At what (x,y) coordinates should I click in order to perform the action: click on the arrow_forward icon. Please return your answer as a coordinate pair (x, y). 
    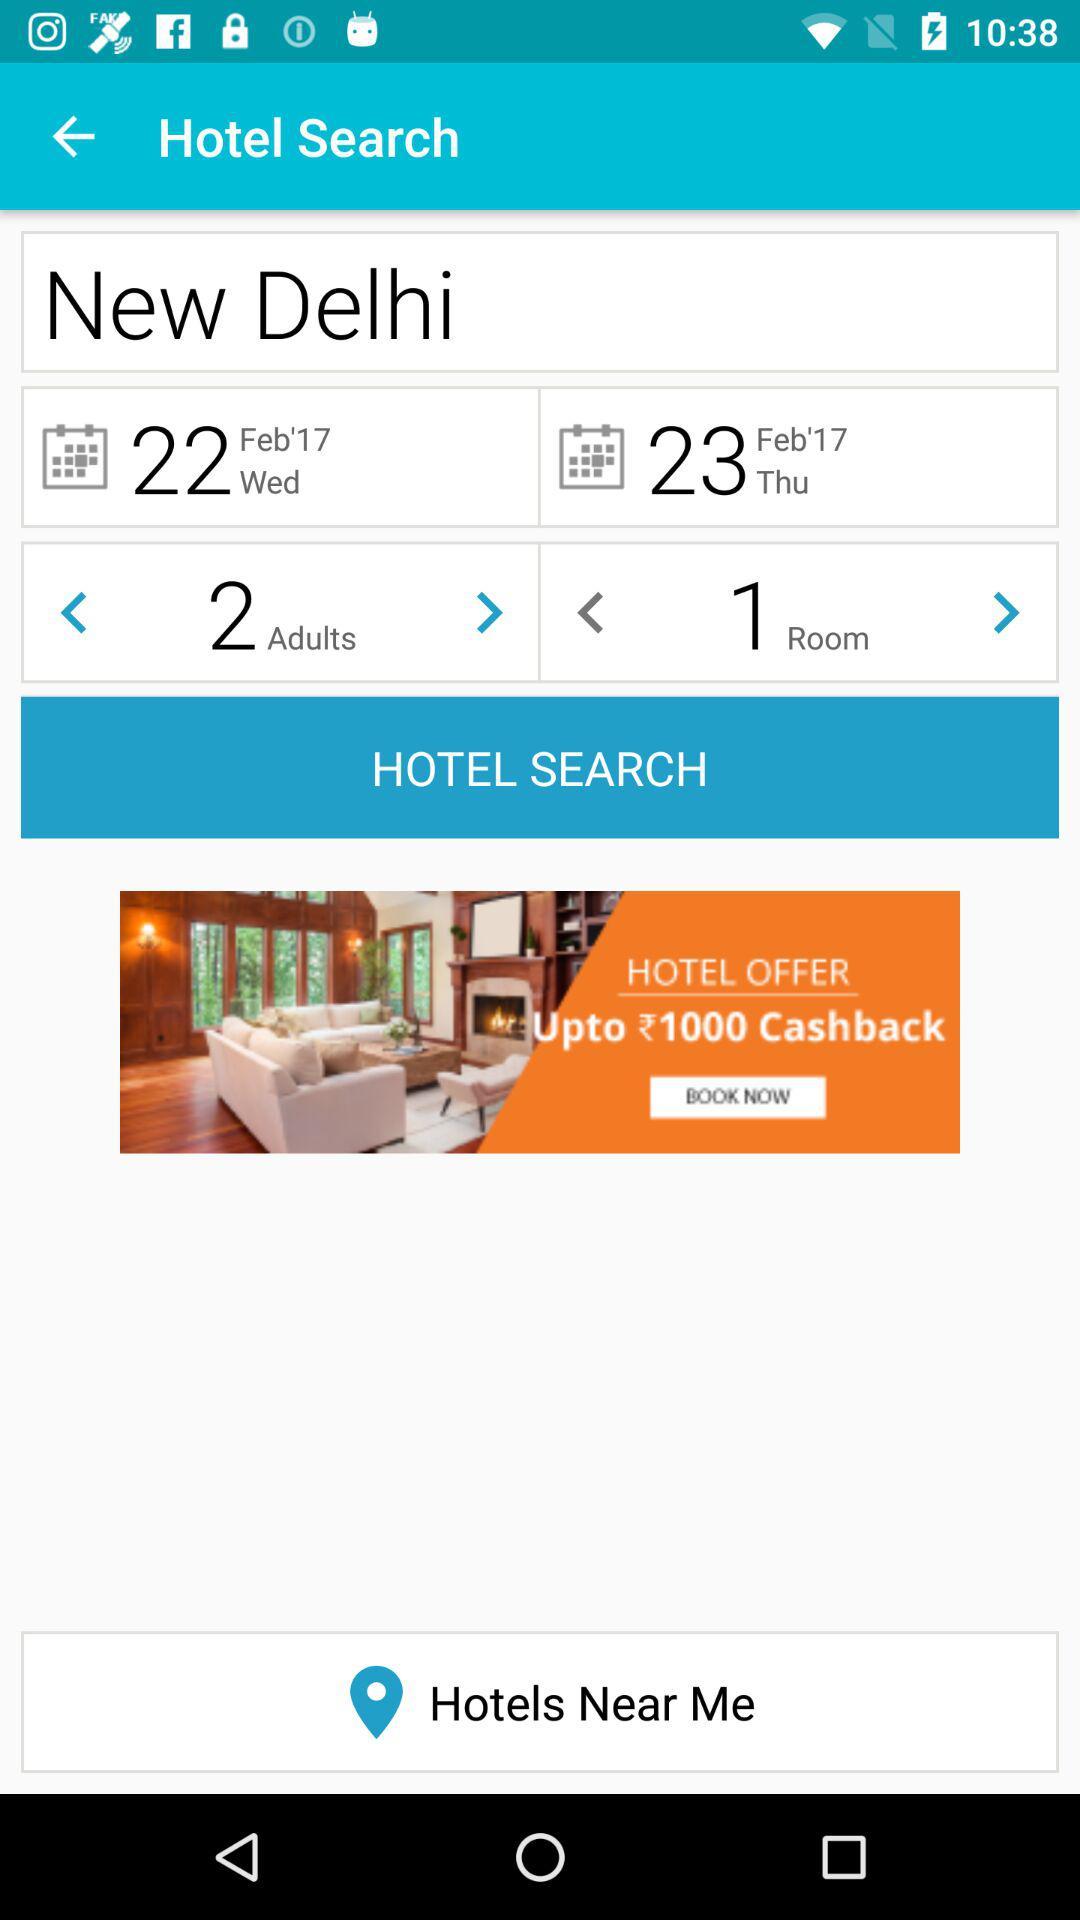
    Looking at the image, I should click on (489, 611).